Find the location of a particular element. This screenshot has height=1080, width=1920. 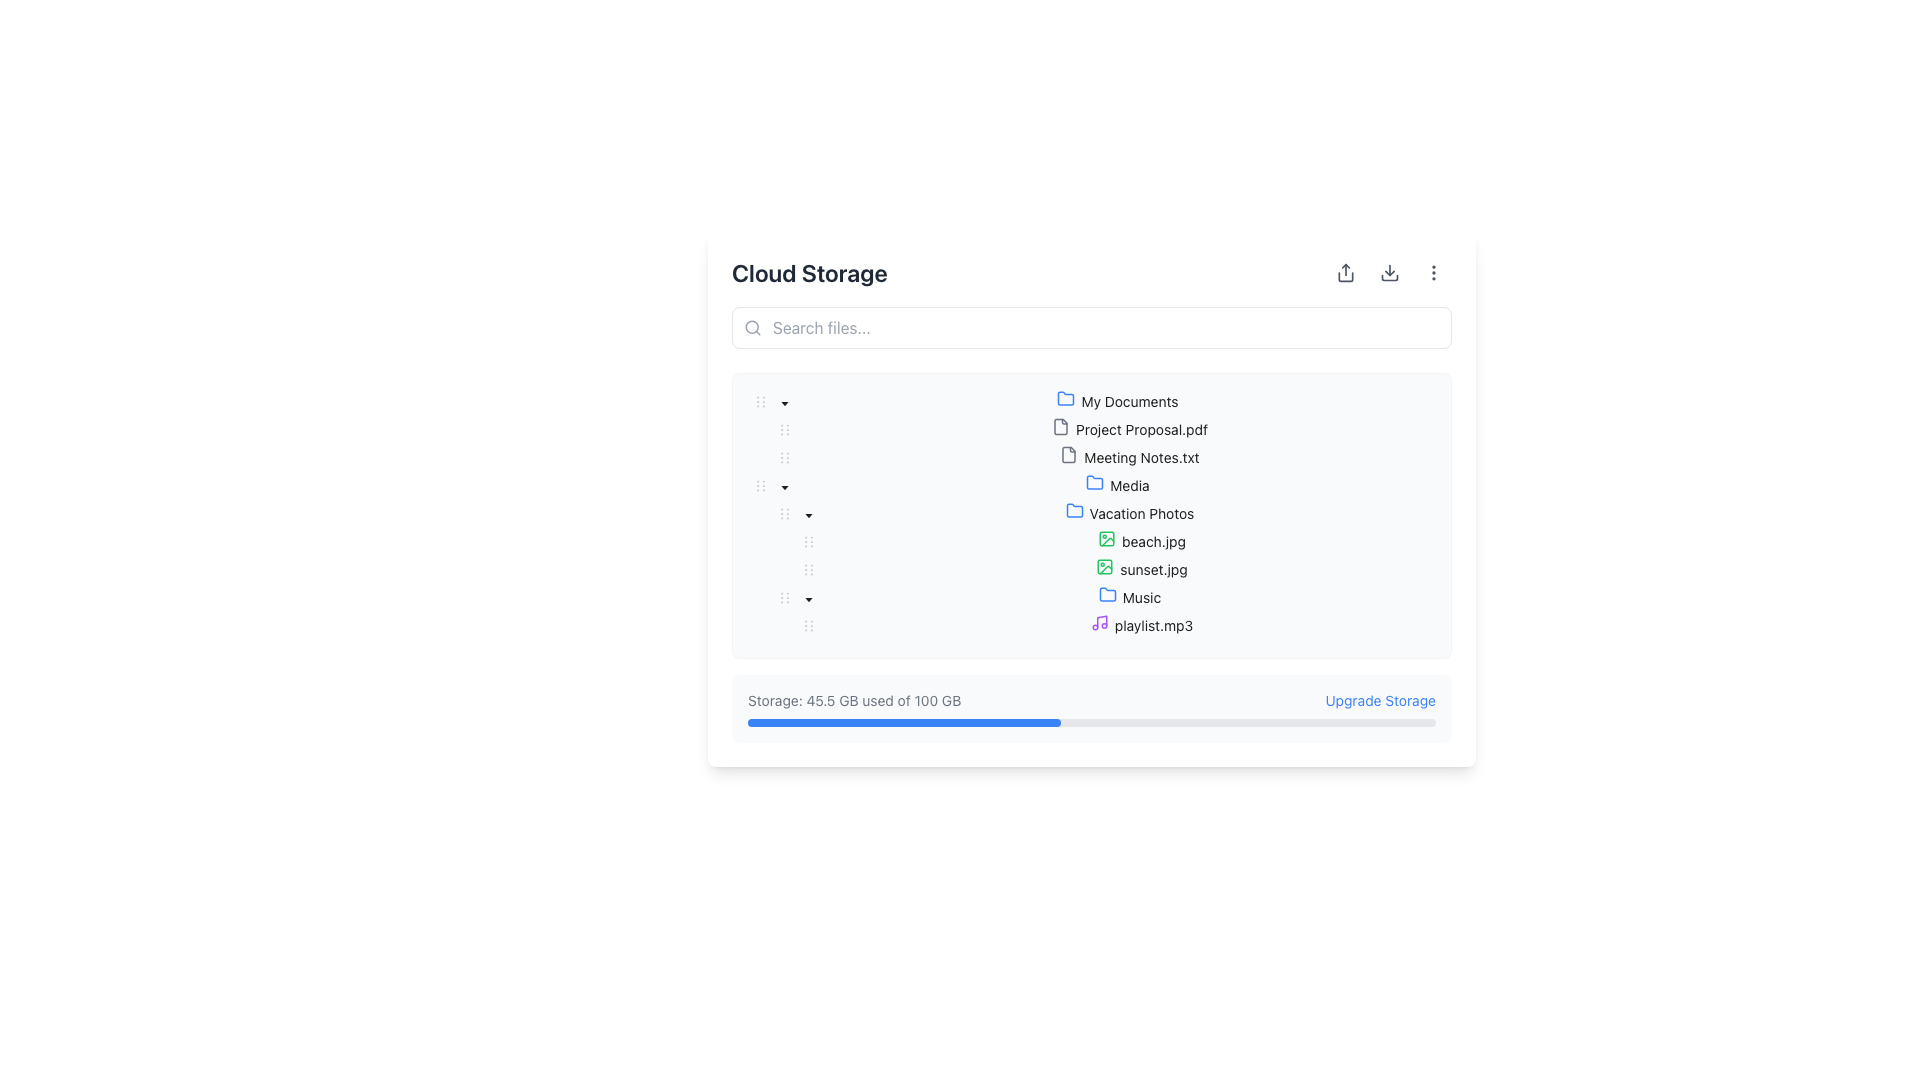

the down-pointing triangular icon is located at coordinates (809, 512).